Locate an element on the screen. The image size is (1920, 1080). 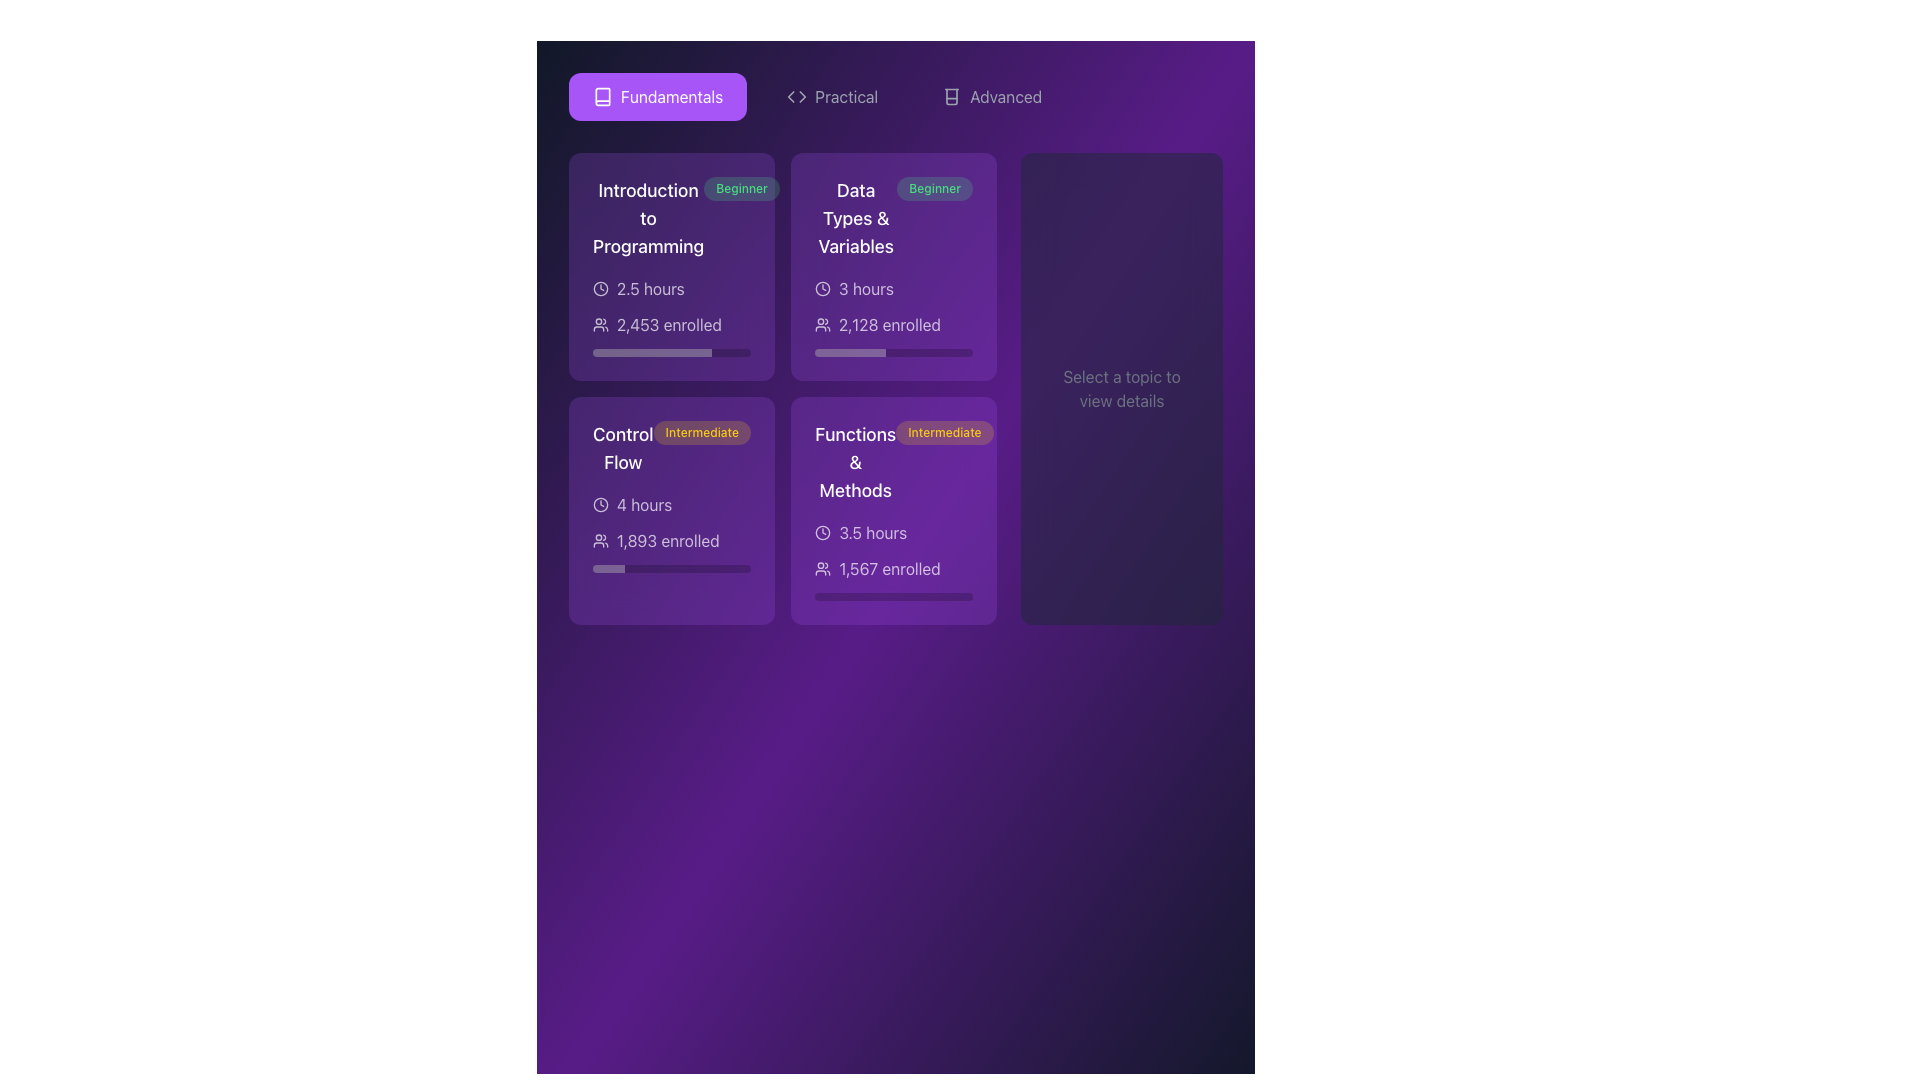
the decorative SVG icon component that symbolizes the educational nature of the 'Fundamentals' button, located in the top-left section of the interface is located at coordinates (602, 96).